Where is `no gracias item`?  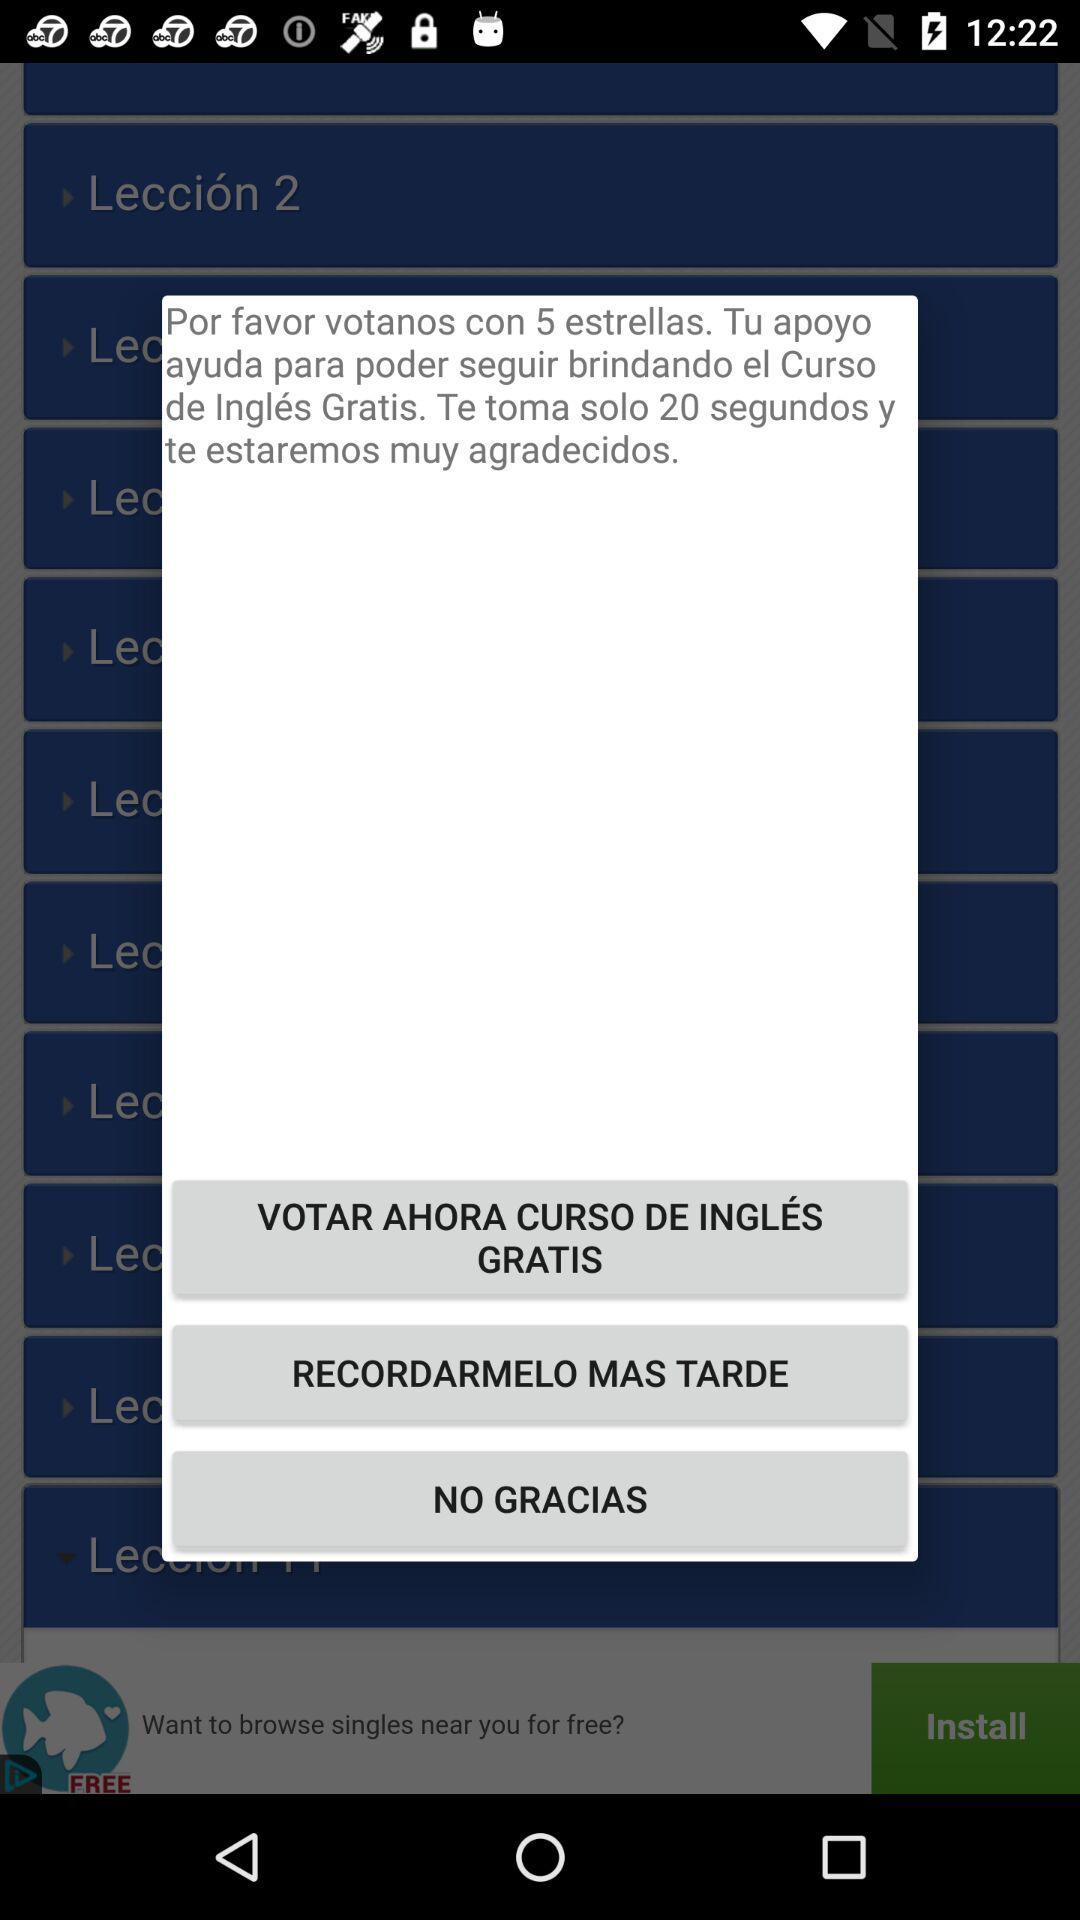
no gracias item is located at coordinates (540, 1498).